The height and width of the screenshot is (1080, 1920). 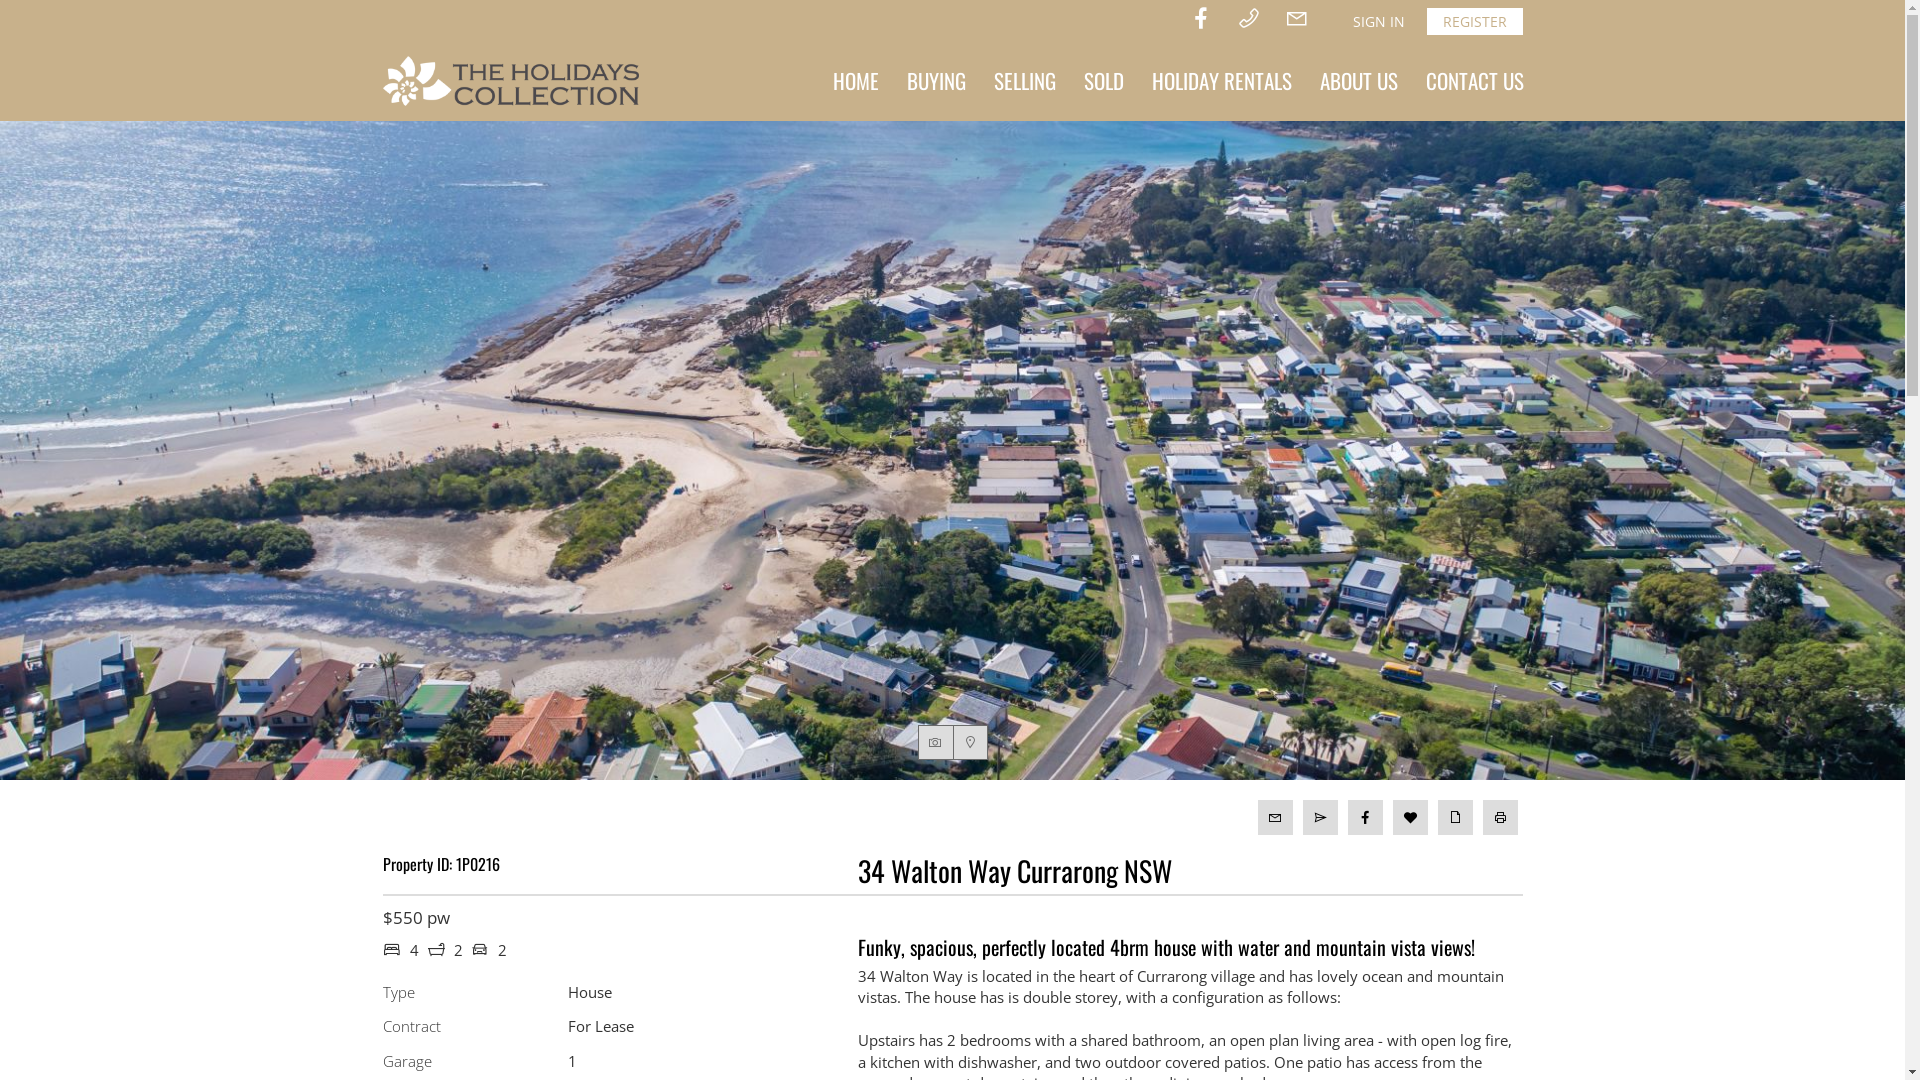 I want to click on 'SOLD', so click(x=1103, y=80).